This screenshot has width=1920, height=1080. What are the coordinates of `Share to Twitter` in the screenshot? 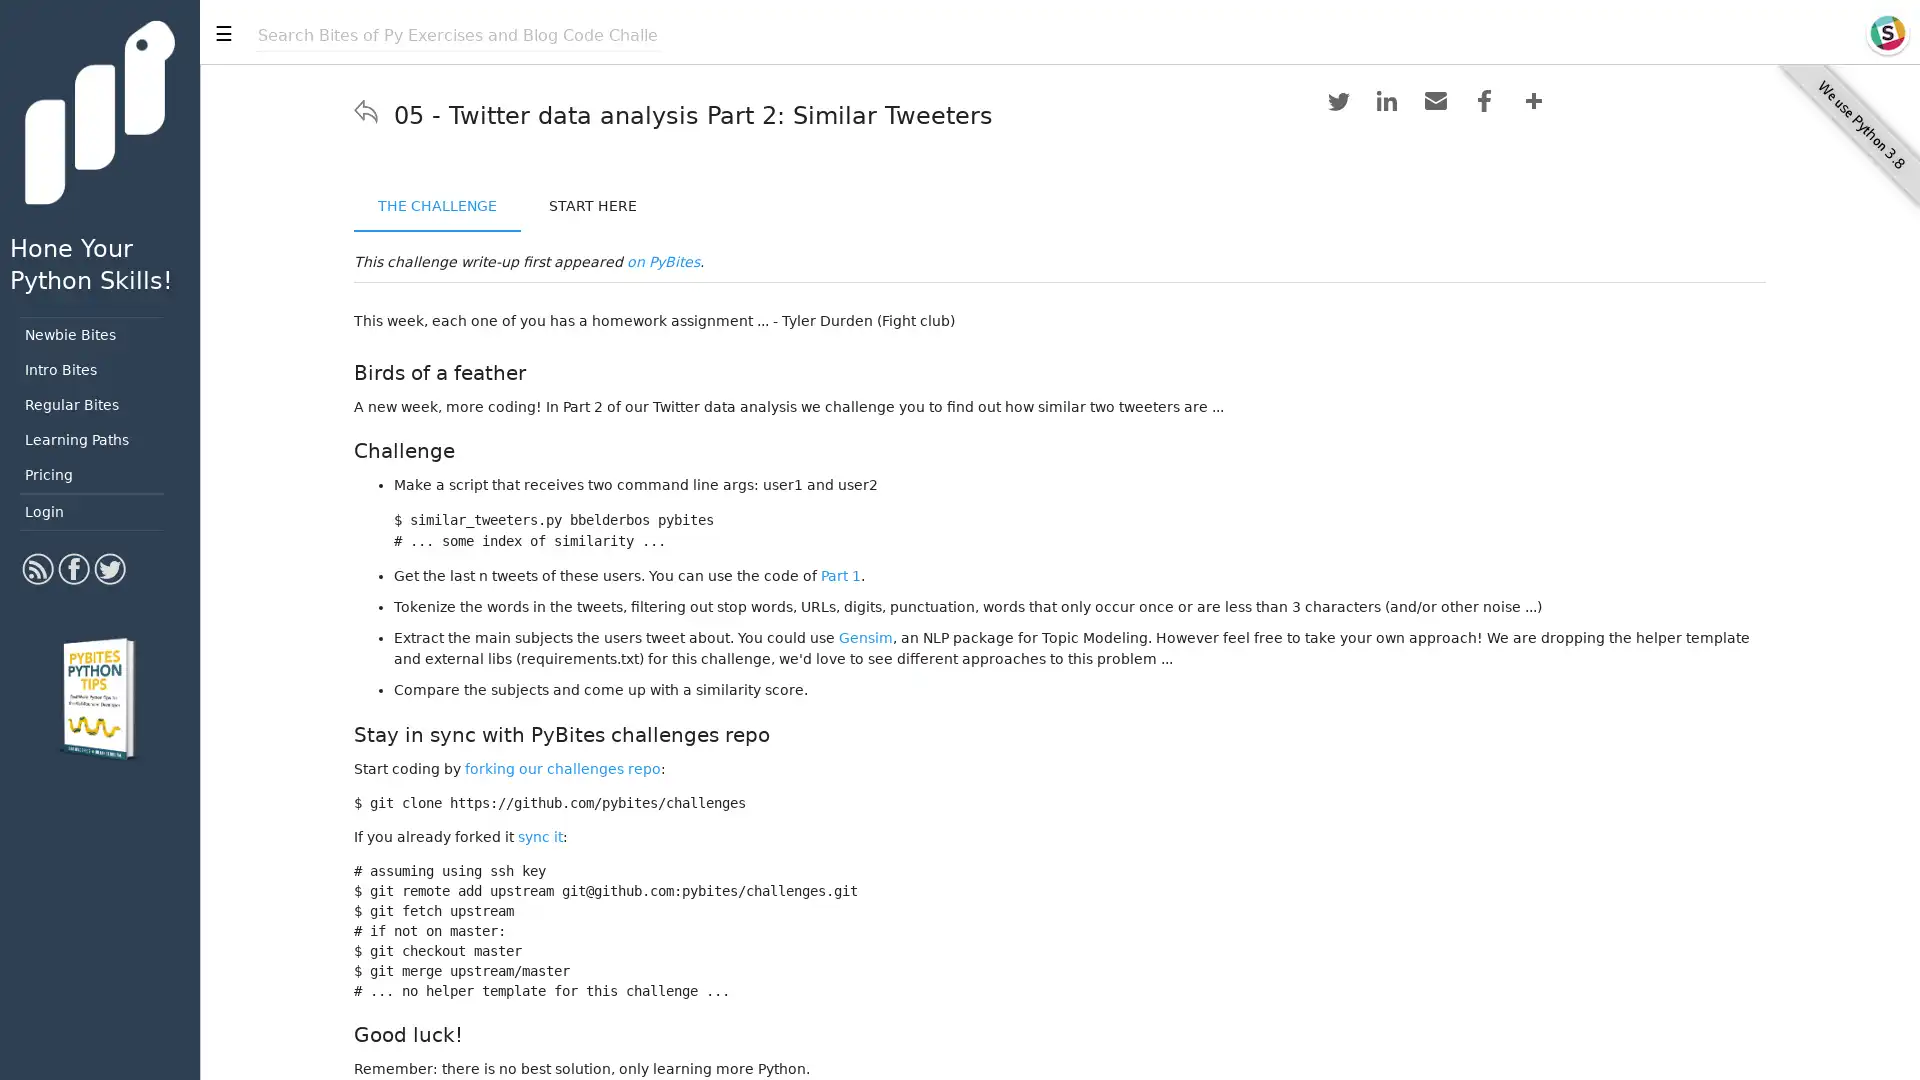 It's located at (1338, 100).